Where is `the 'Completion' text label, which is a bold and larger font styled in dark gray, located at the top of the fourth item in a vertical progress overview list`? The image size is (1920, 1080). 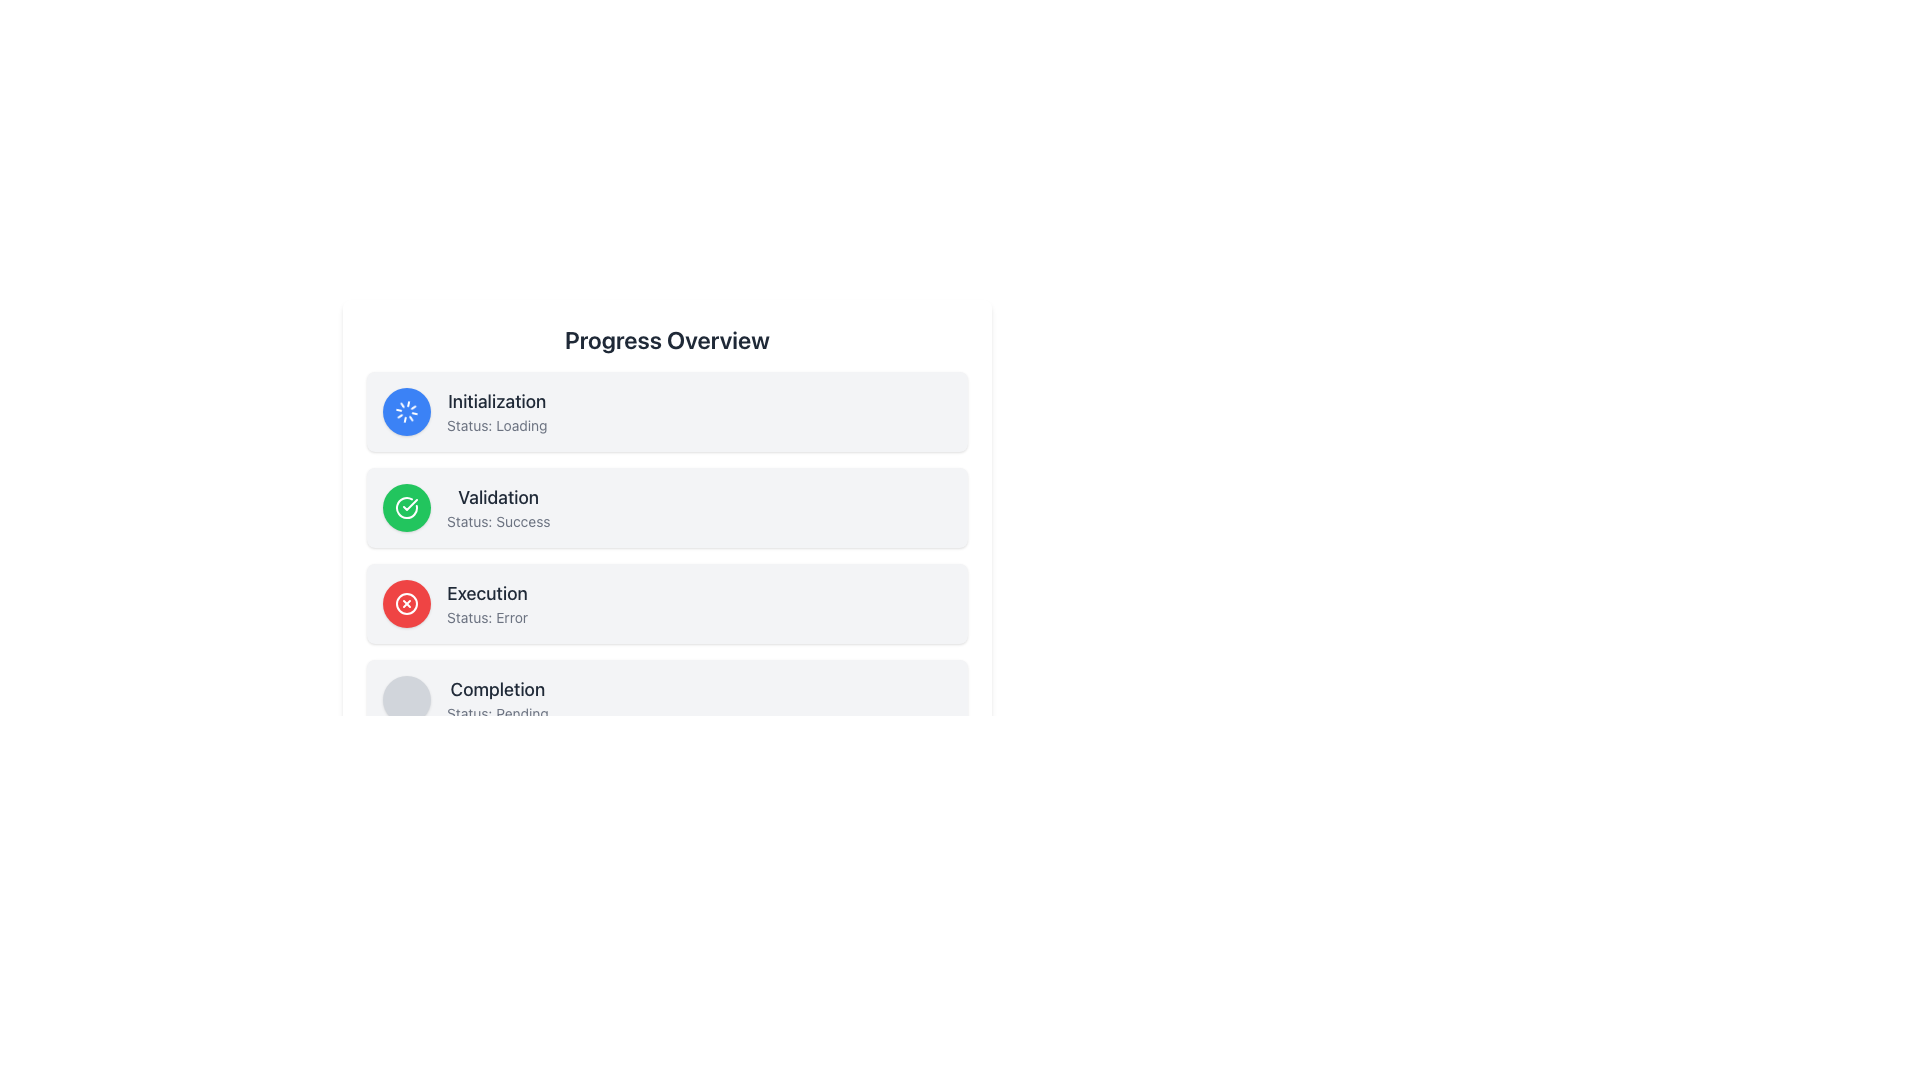
the 'Completion' text label, which is a bold and larger font styled in dark gray, located at the top of the fourth item in a vertical progress overview list is located at coordinates (497, 689).